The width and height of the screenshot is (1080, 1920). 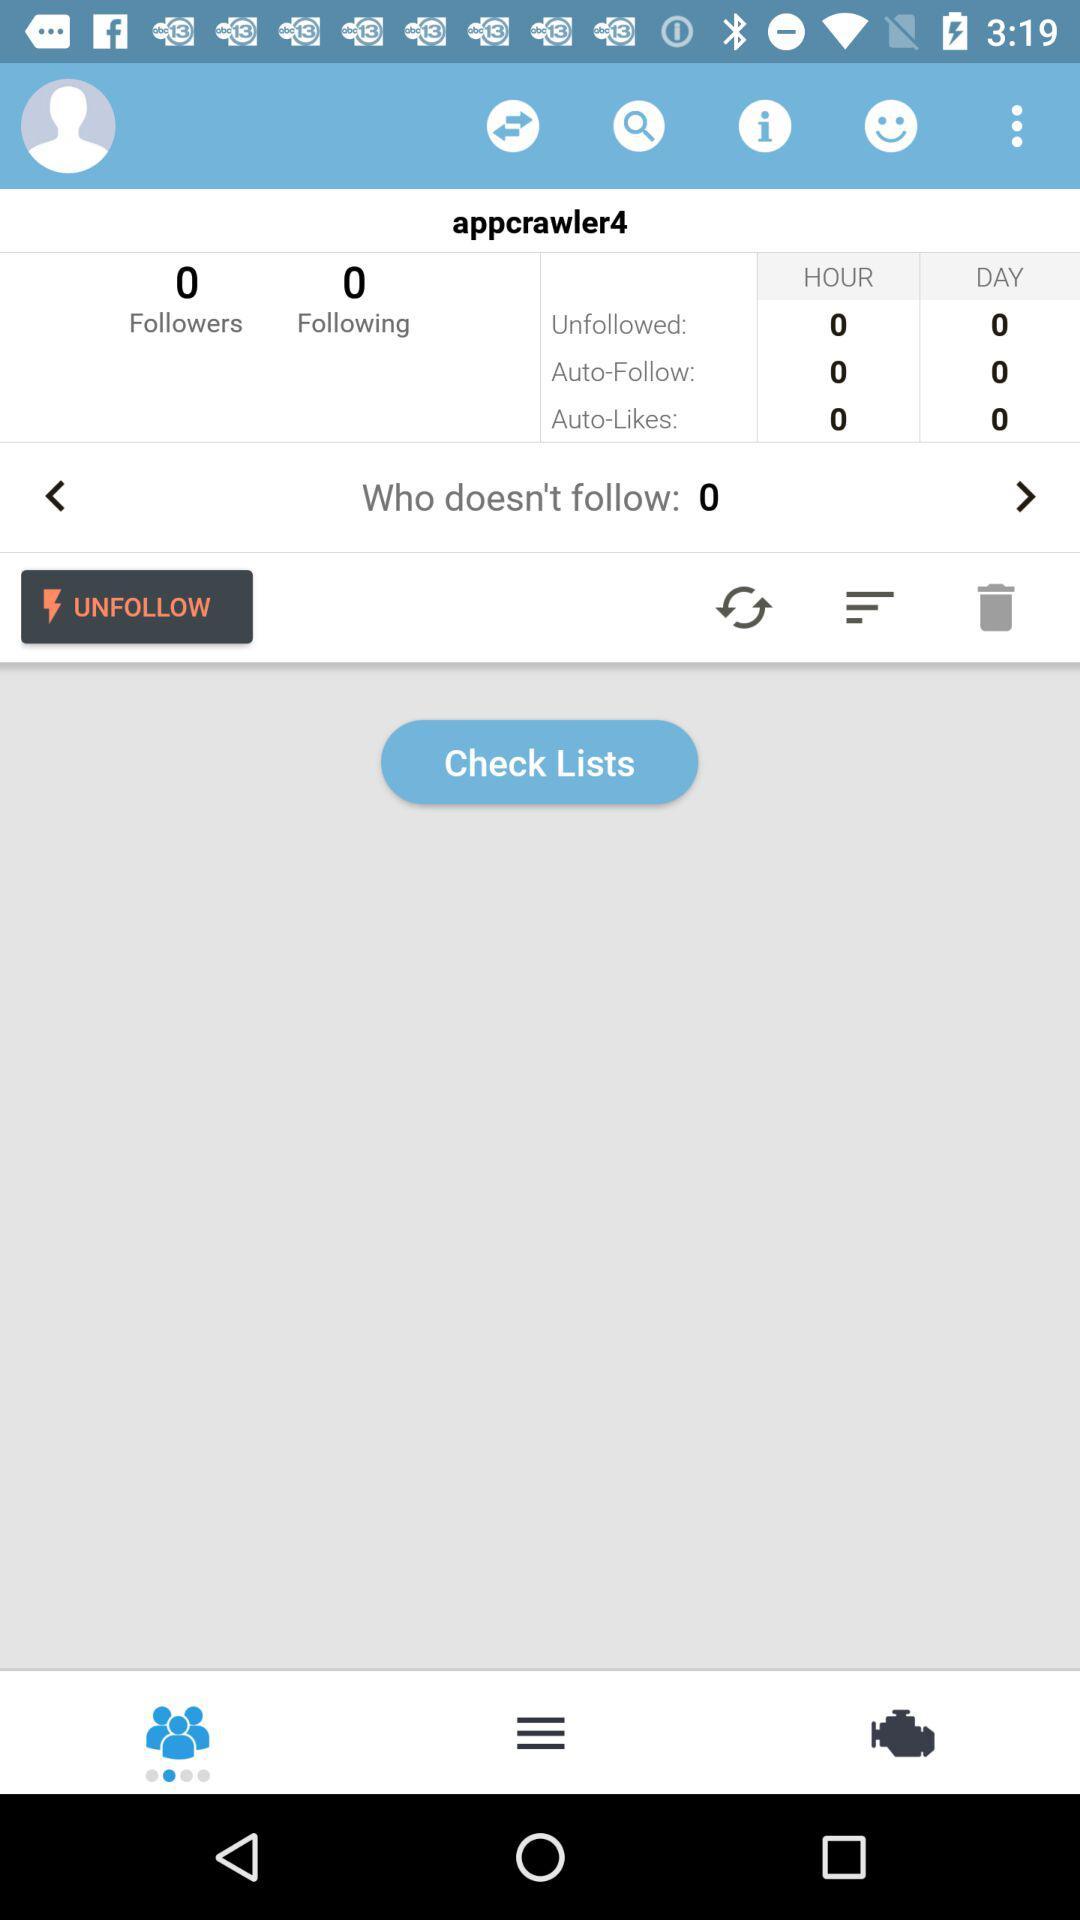 I want to click on the refresh icon, so click(x=744, y=606).